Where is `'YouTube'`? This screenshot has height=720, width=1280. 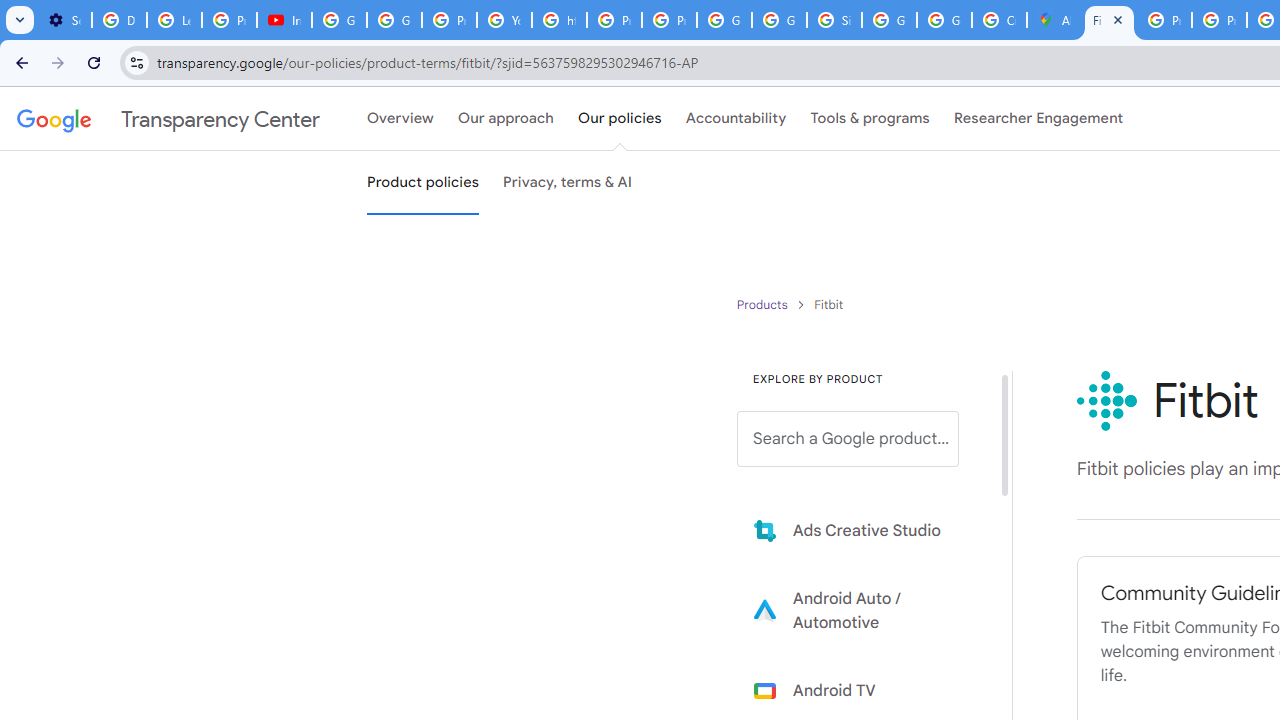 'YouTube' is located at coordinates (504, 20).